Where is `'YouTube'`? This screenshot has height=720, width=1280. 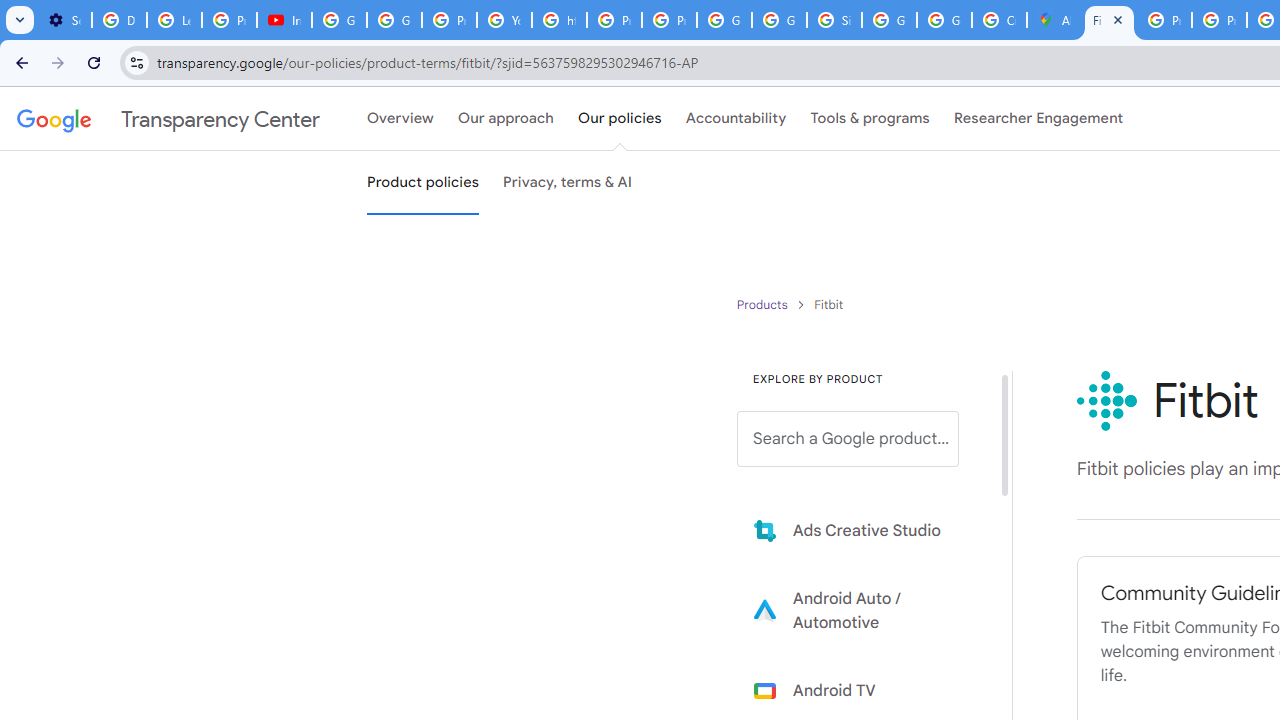 'YouTube' is located at coordinates (504, 20).